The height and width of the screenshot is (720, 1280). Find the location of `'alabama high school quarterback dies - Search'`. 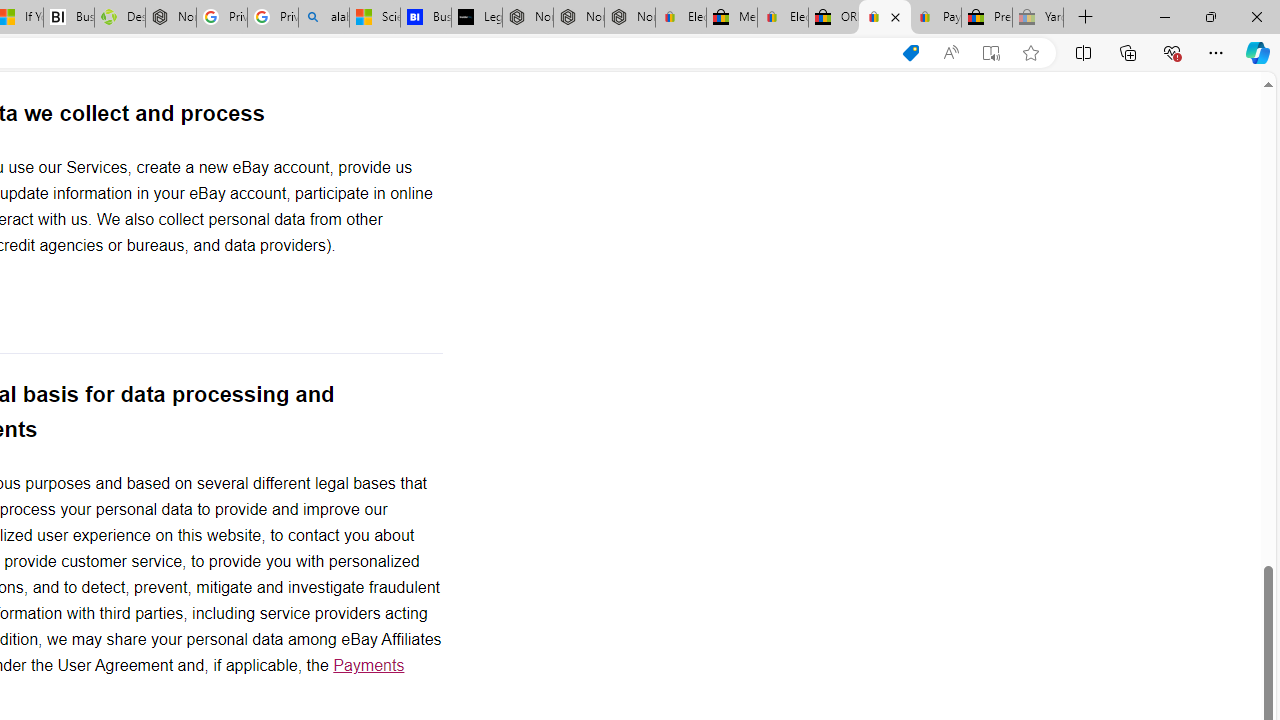

'alabama high school quarterback dies - Search' is located at coordinates (324, 17).